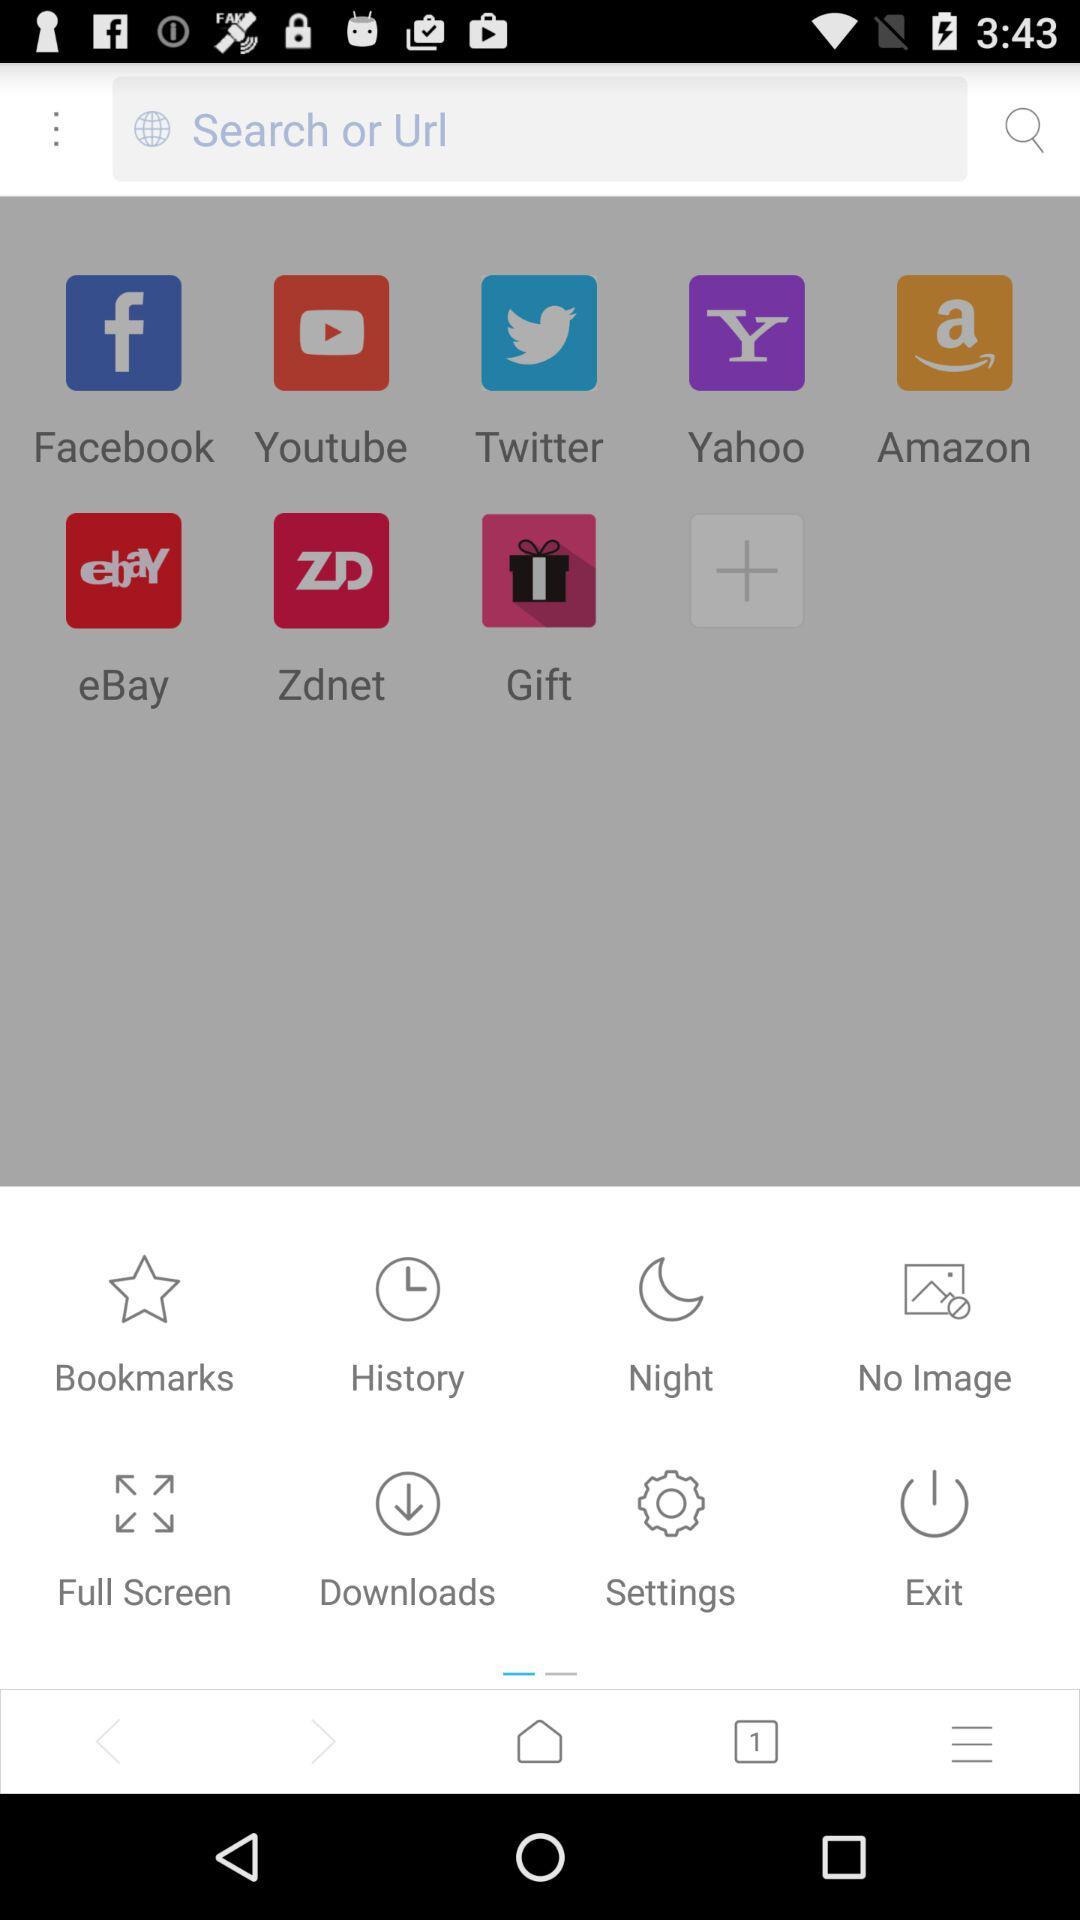 This screenshot has width=1080, height=1920. What do you see at coordinates (323, 1862) in the screenshot?
I see `the arrow_forward icon` at bounding box center [323, 1862].